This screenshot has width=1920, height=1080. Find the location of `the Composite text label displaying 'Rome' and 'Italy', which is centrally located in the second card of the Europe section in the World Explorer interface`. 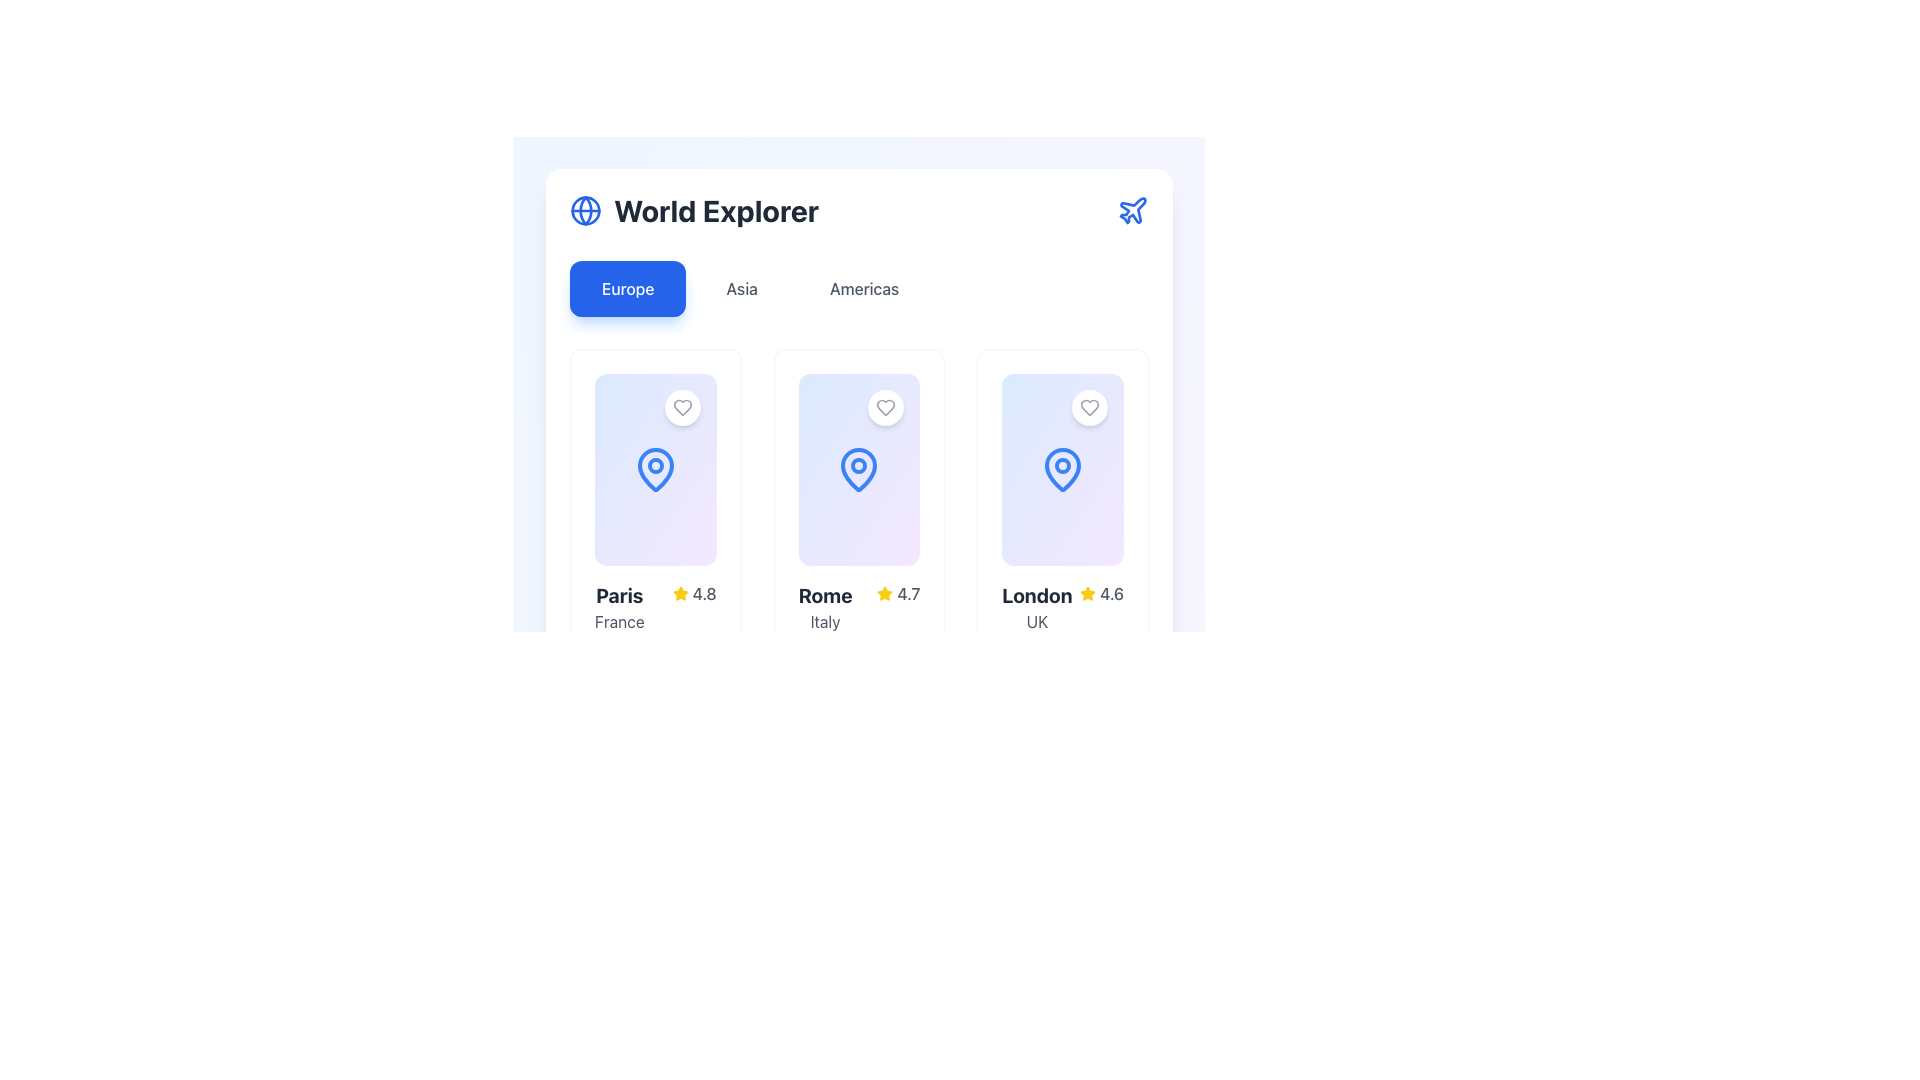

the Composite text label displaying 'Rome' and 'Italy', which is centrally located in the second card of the Europe section in the World Explorer interface is located at coordinates (825, 607).